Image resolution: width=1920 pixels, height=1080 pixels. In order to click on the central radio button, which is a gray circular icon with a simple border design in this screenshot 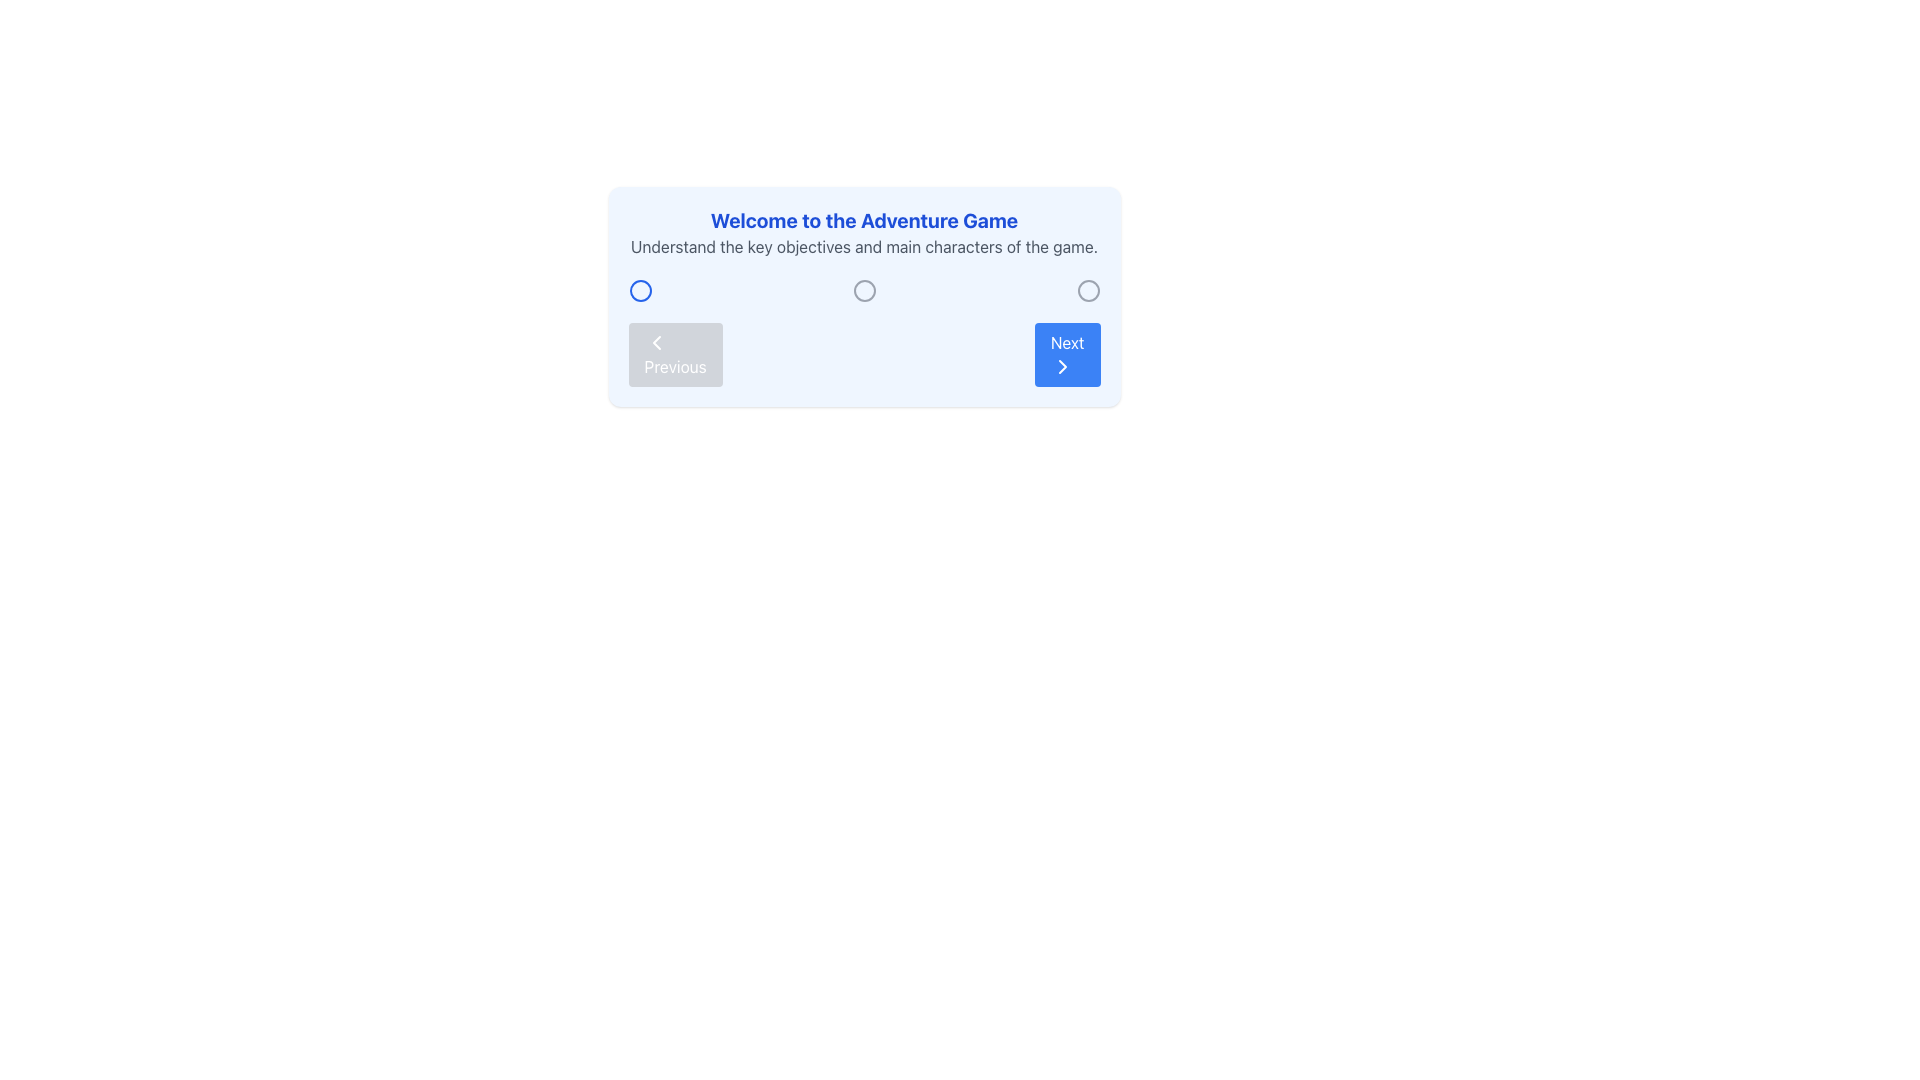, I will do `click(864, 290)`.